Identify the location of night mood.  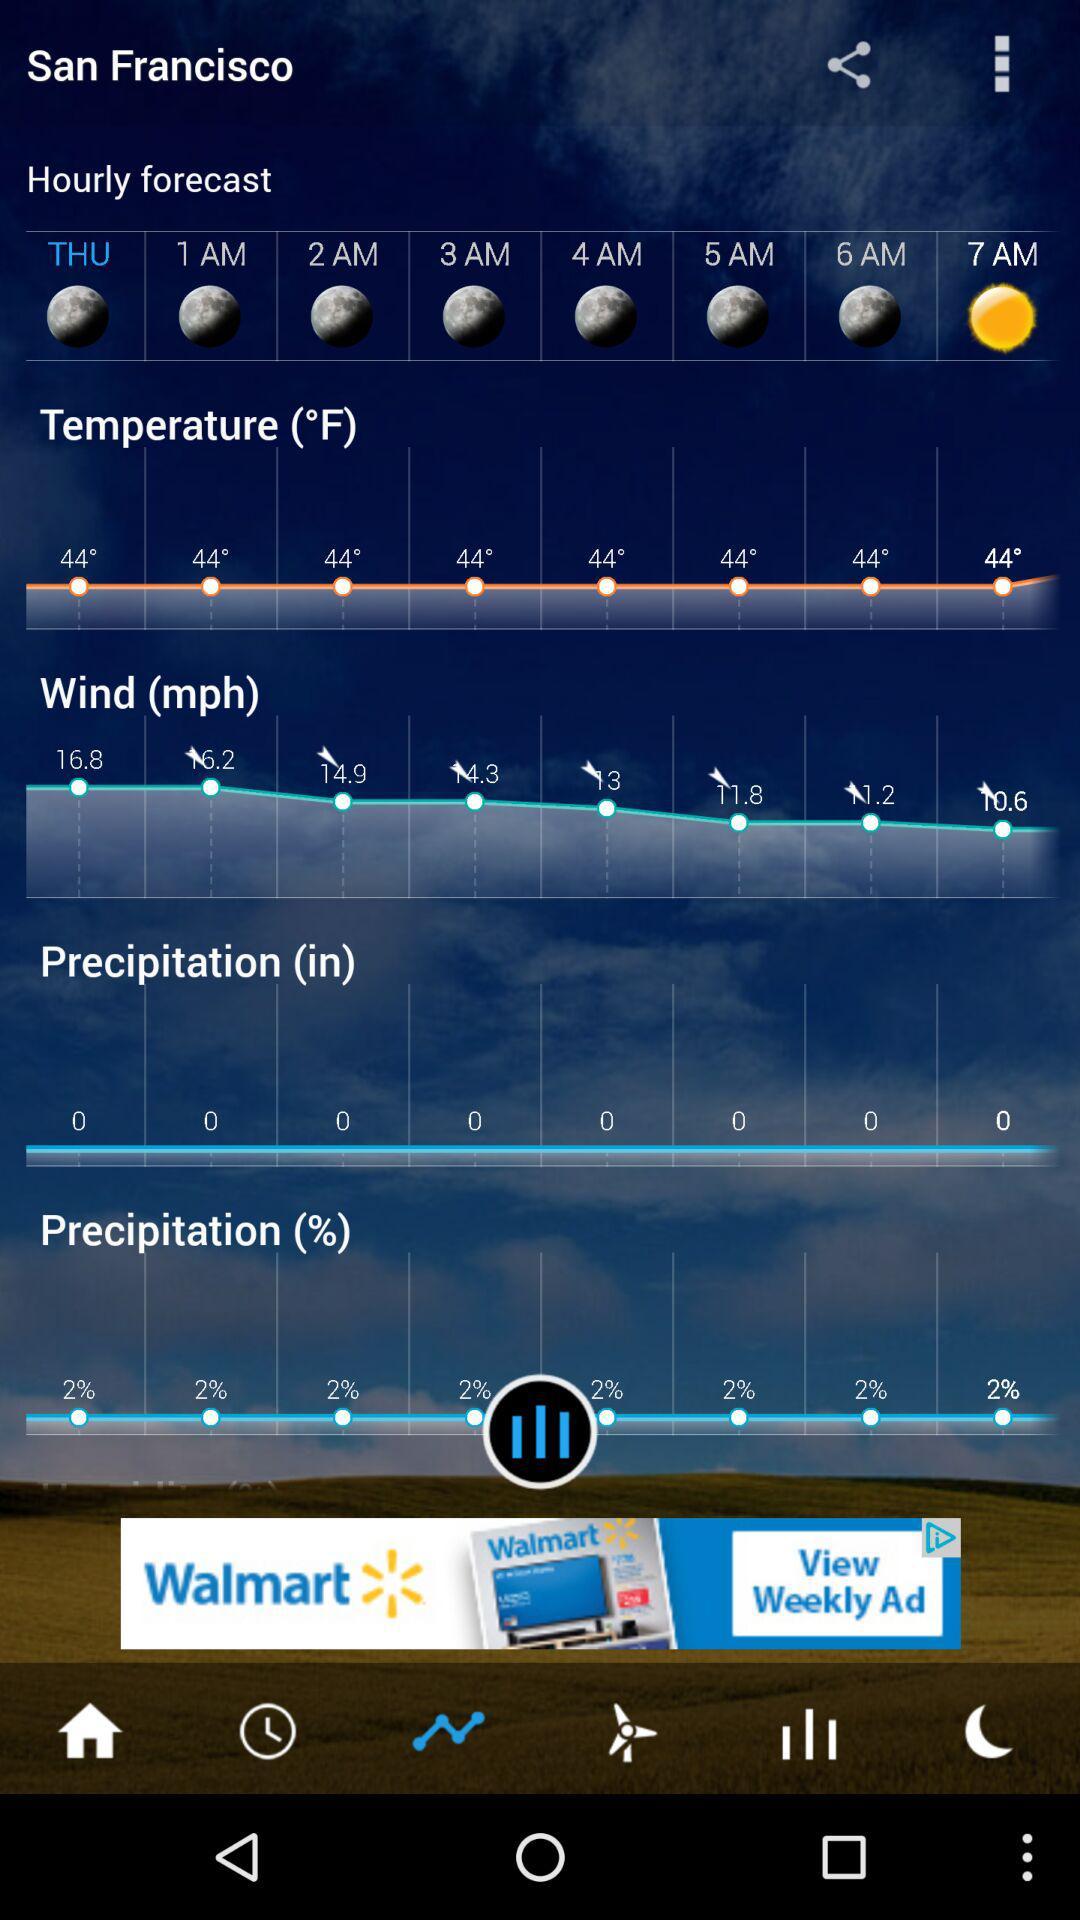
(990, 1728).